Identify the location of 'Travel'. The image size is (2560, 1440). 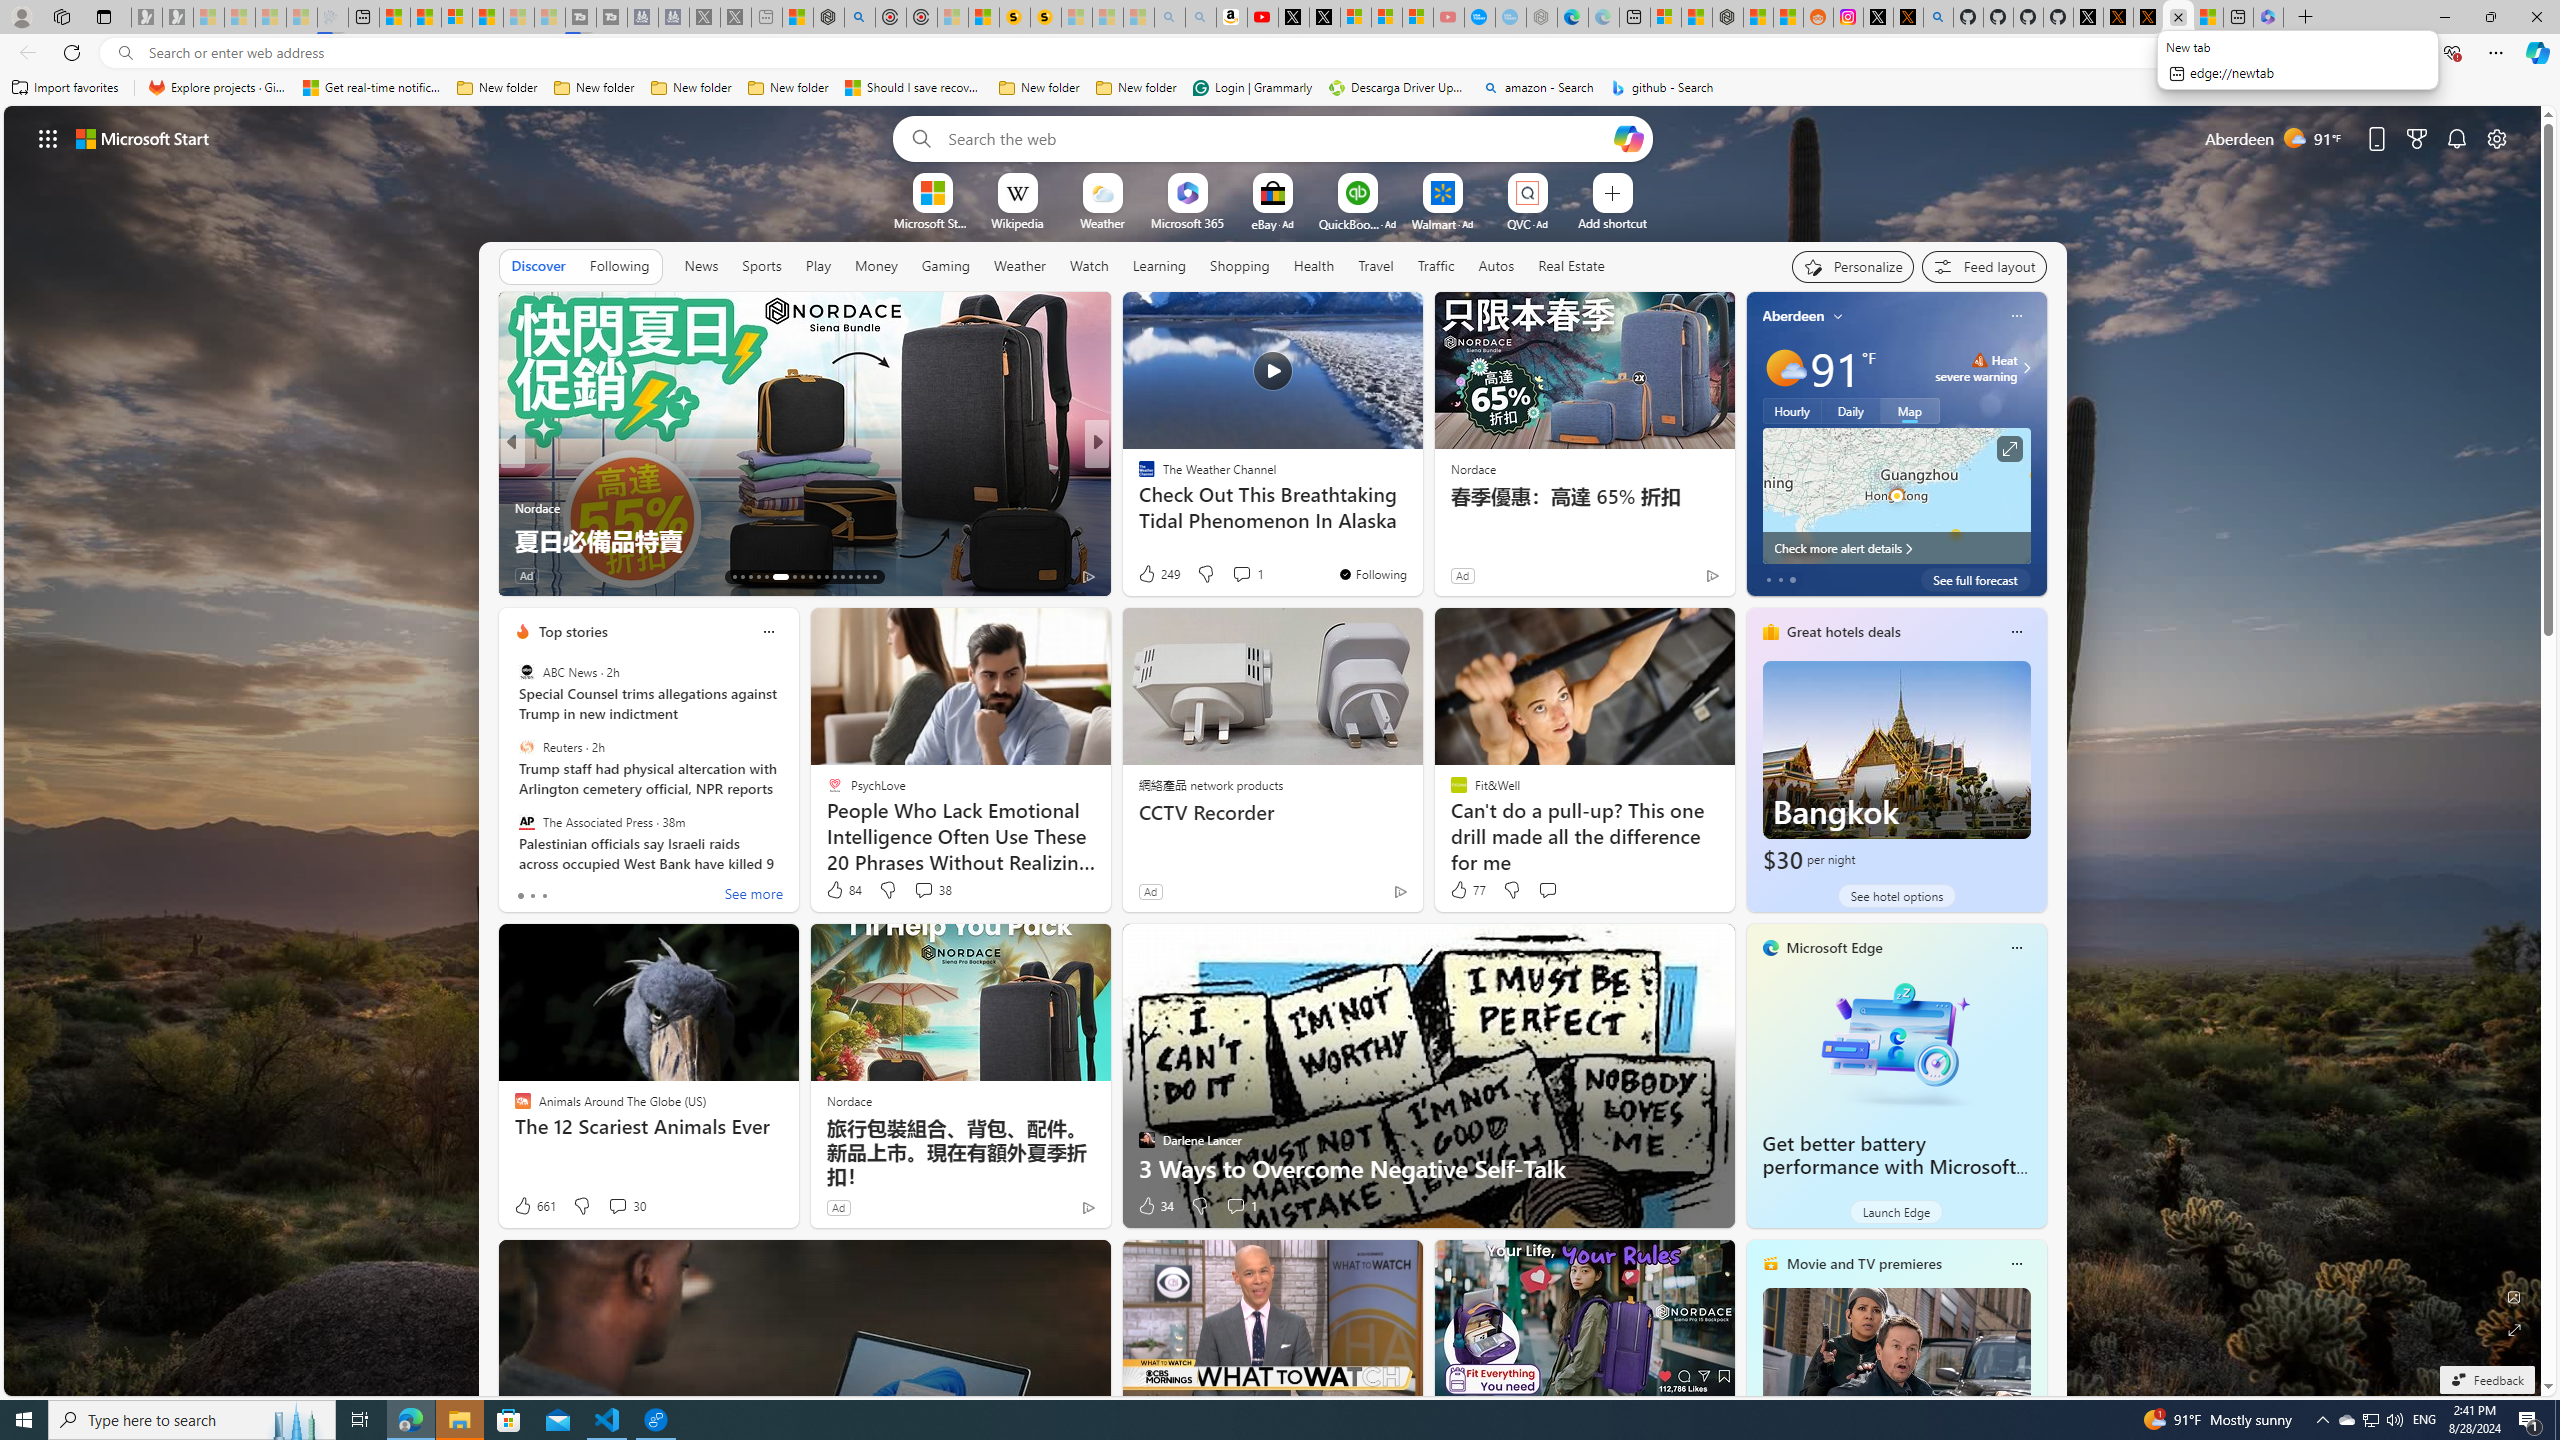
(1375, 265).